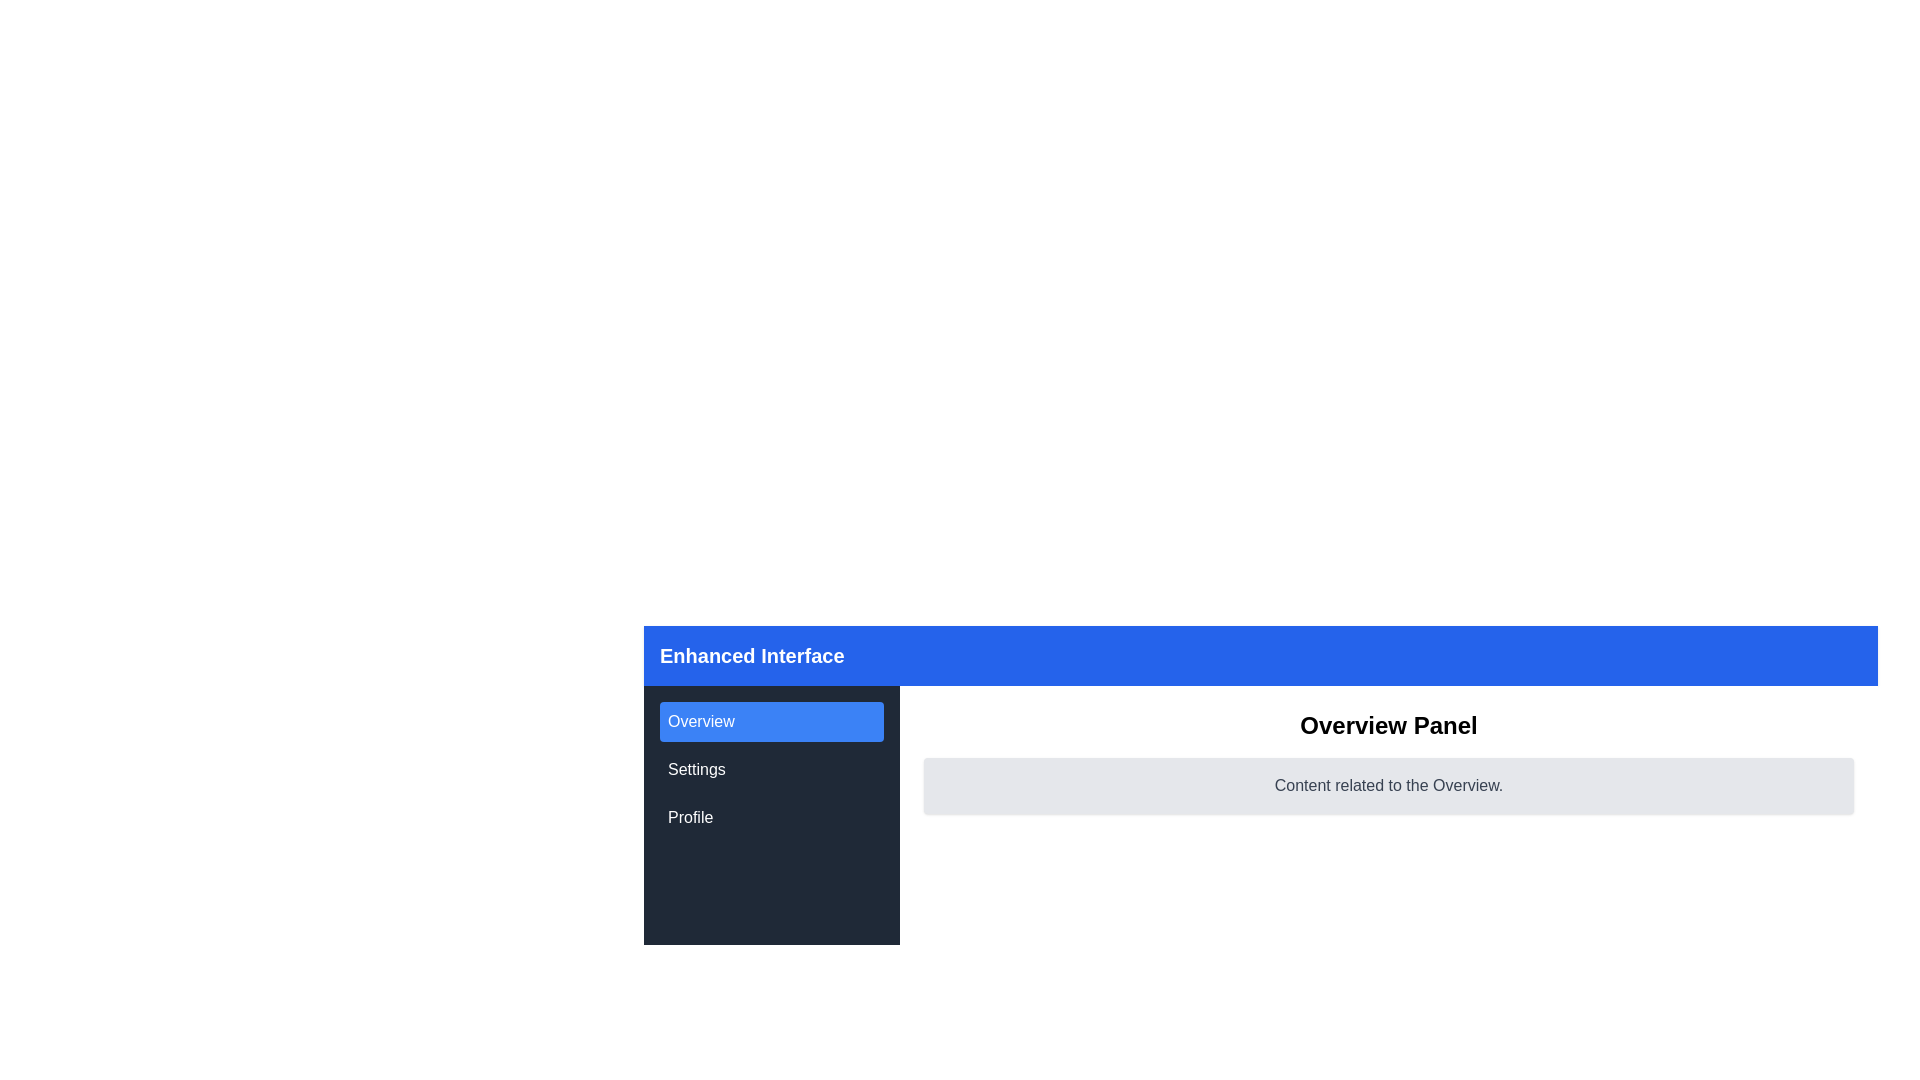 This screenshot has height=1080, width=1920. I want to click on the 'Profile' button located in the left sidebar under 'Settings' and below 'Overview', so click(771, 817).